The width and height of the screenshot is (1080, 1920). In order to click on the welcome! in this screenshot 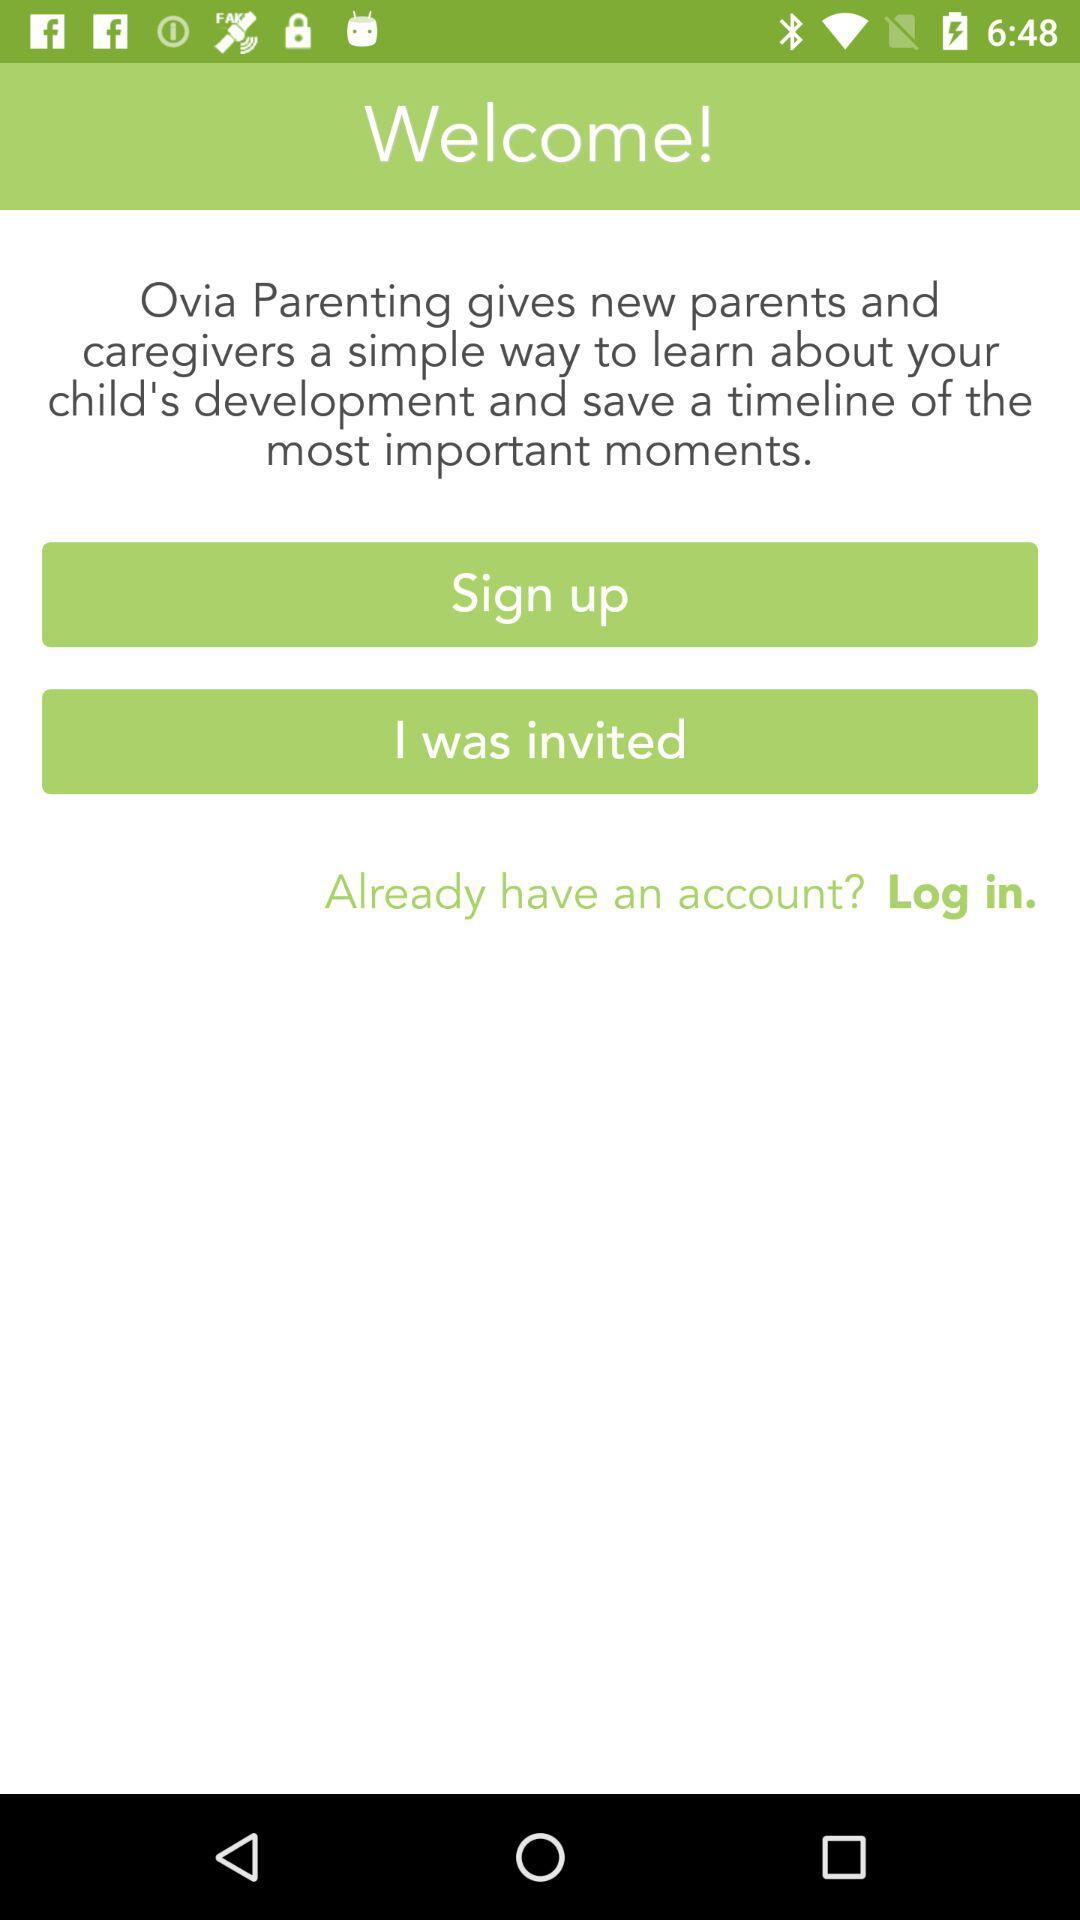, I will do `click(540, 135)`.